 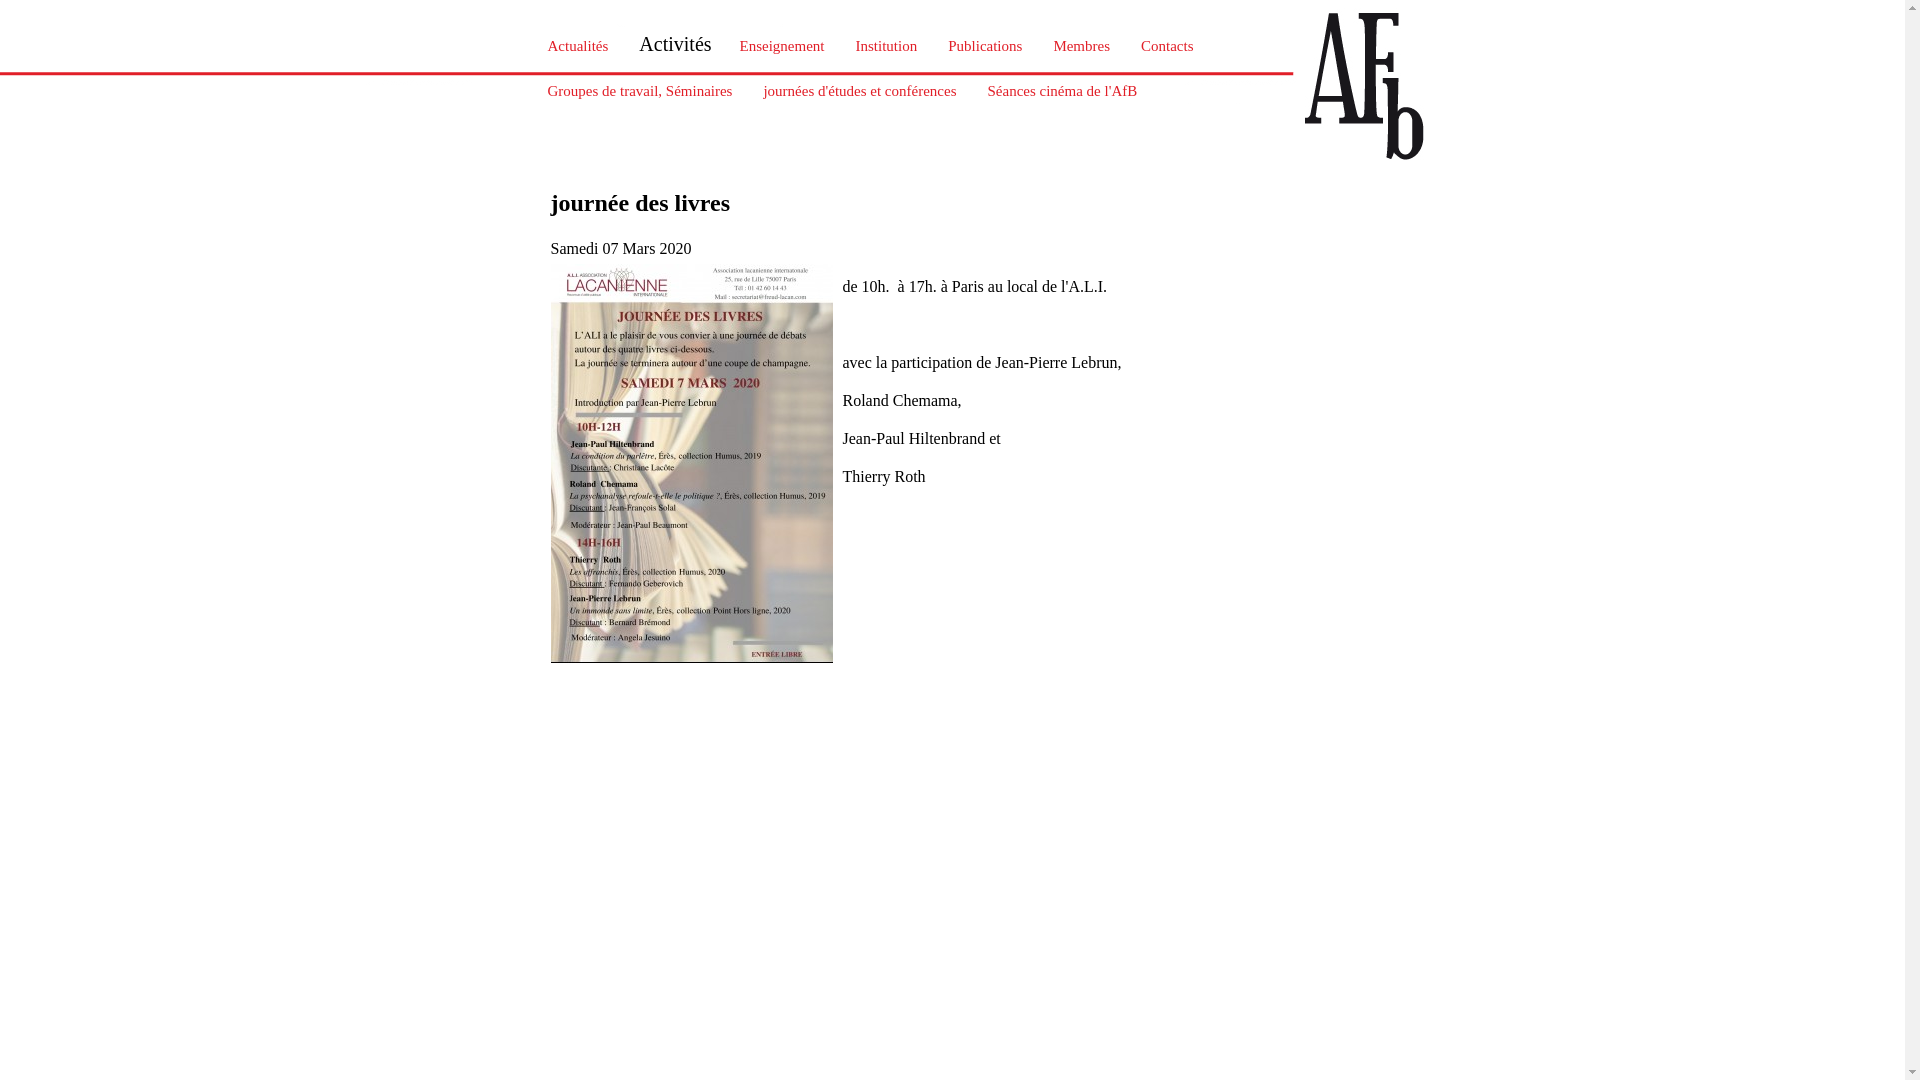 I want to click on 'Institution', so click(x=855, y=45).